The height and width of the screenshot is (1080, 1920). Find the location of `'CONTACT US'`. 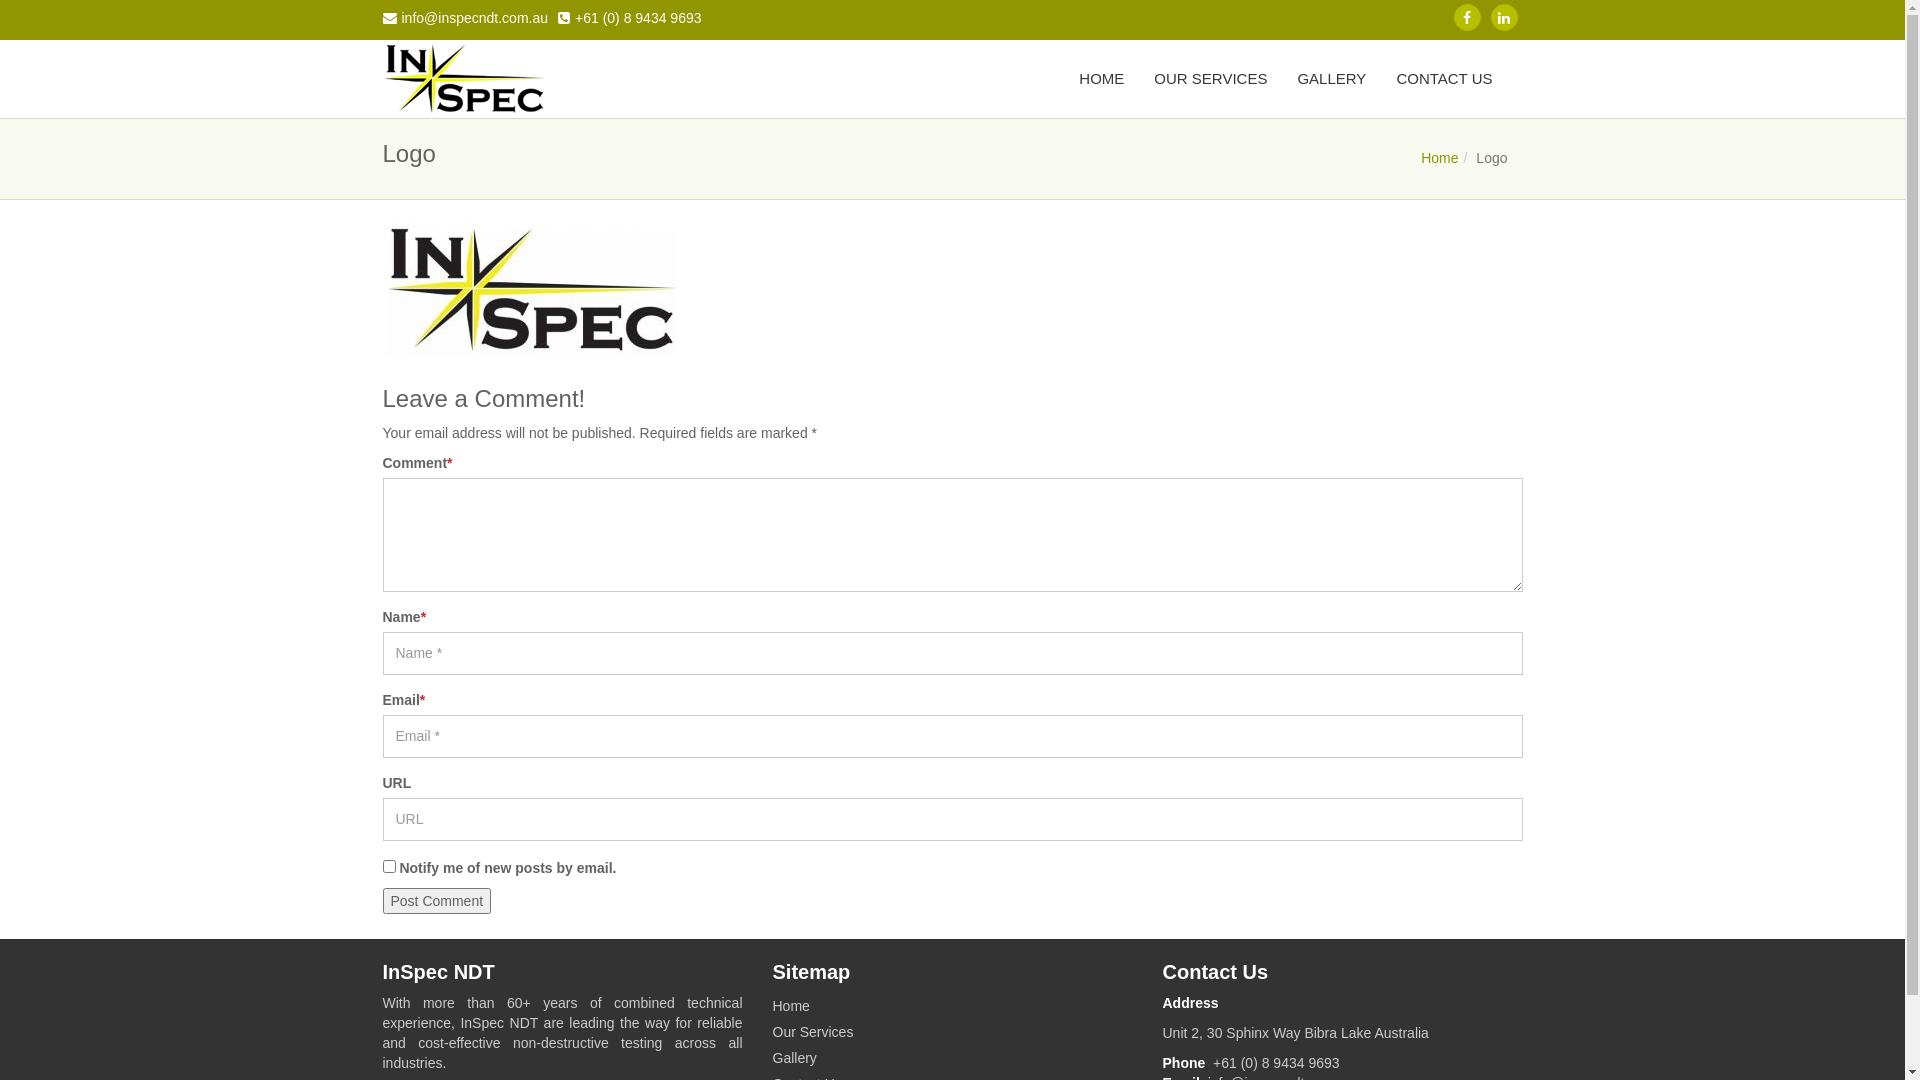

'CONTACT US' is located at coordinates (1444, 77).